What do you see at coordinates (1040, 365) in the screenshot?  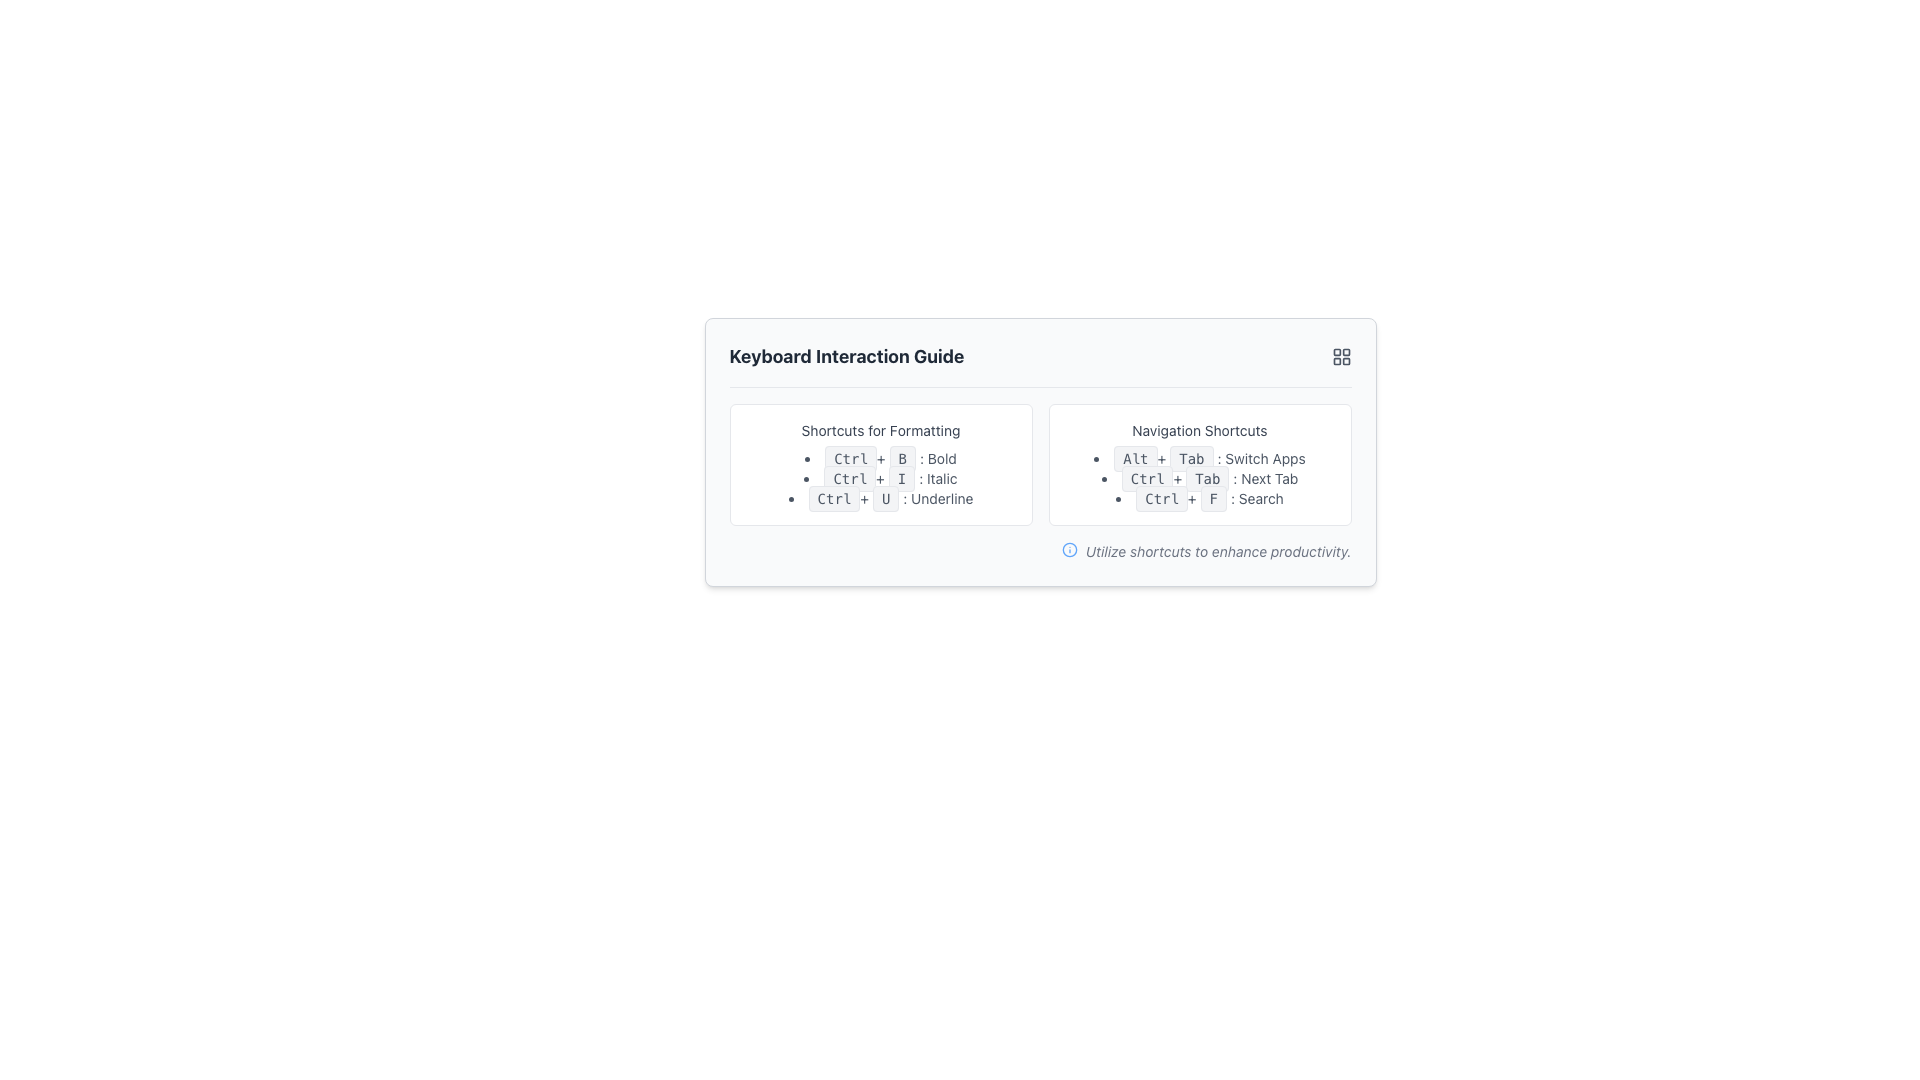 I see `the 'Keyboard Interaction Guide' header` at bounding box center [1040, 365].